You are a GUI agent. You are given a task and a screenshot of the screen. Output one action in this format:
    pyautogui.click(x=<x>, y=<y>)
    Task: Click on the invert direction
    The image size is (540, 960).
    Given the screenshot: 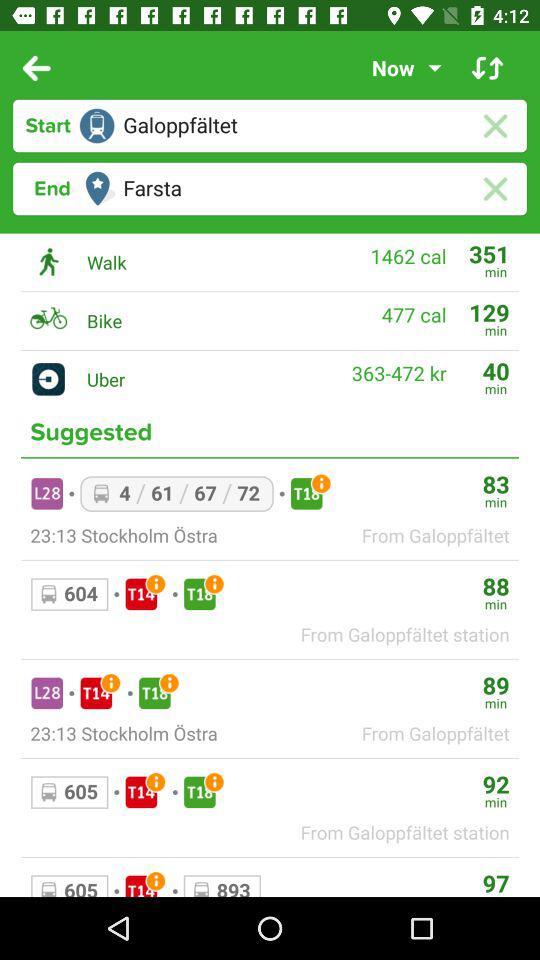 What is the action you would take?
    pyautogui.click(x=486, y=68)
    